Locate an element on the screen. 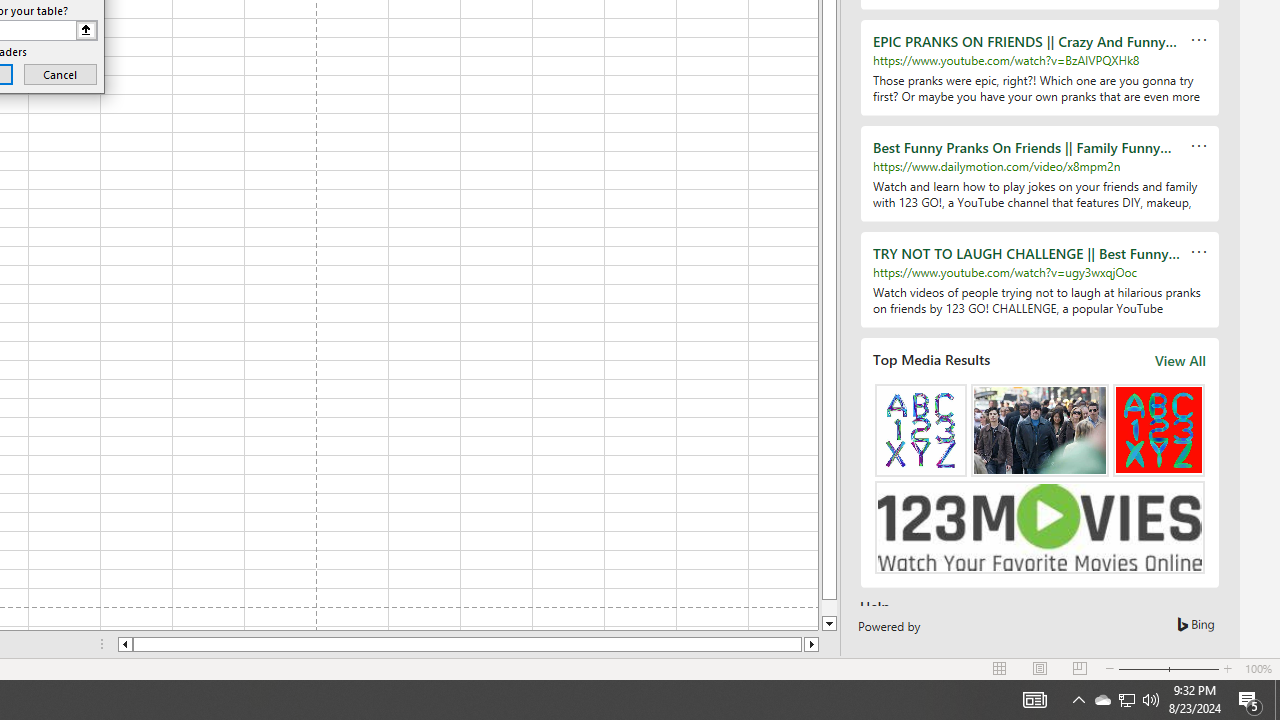 The width and height of the screenshot is (1280, 720). 'Notification Chevron' is located at coordinates (1078, 698).